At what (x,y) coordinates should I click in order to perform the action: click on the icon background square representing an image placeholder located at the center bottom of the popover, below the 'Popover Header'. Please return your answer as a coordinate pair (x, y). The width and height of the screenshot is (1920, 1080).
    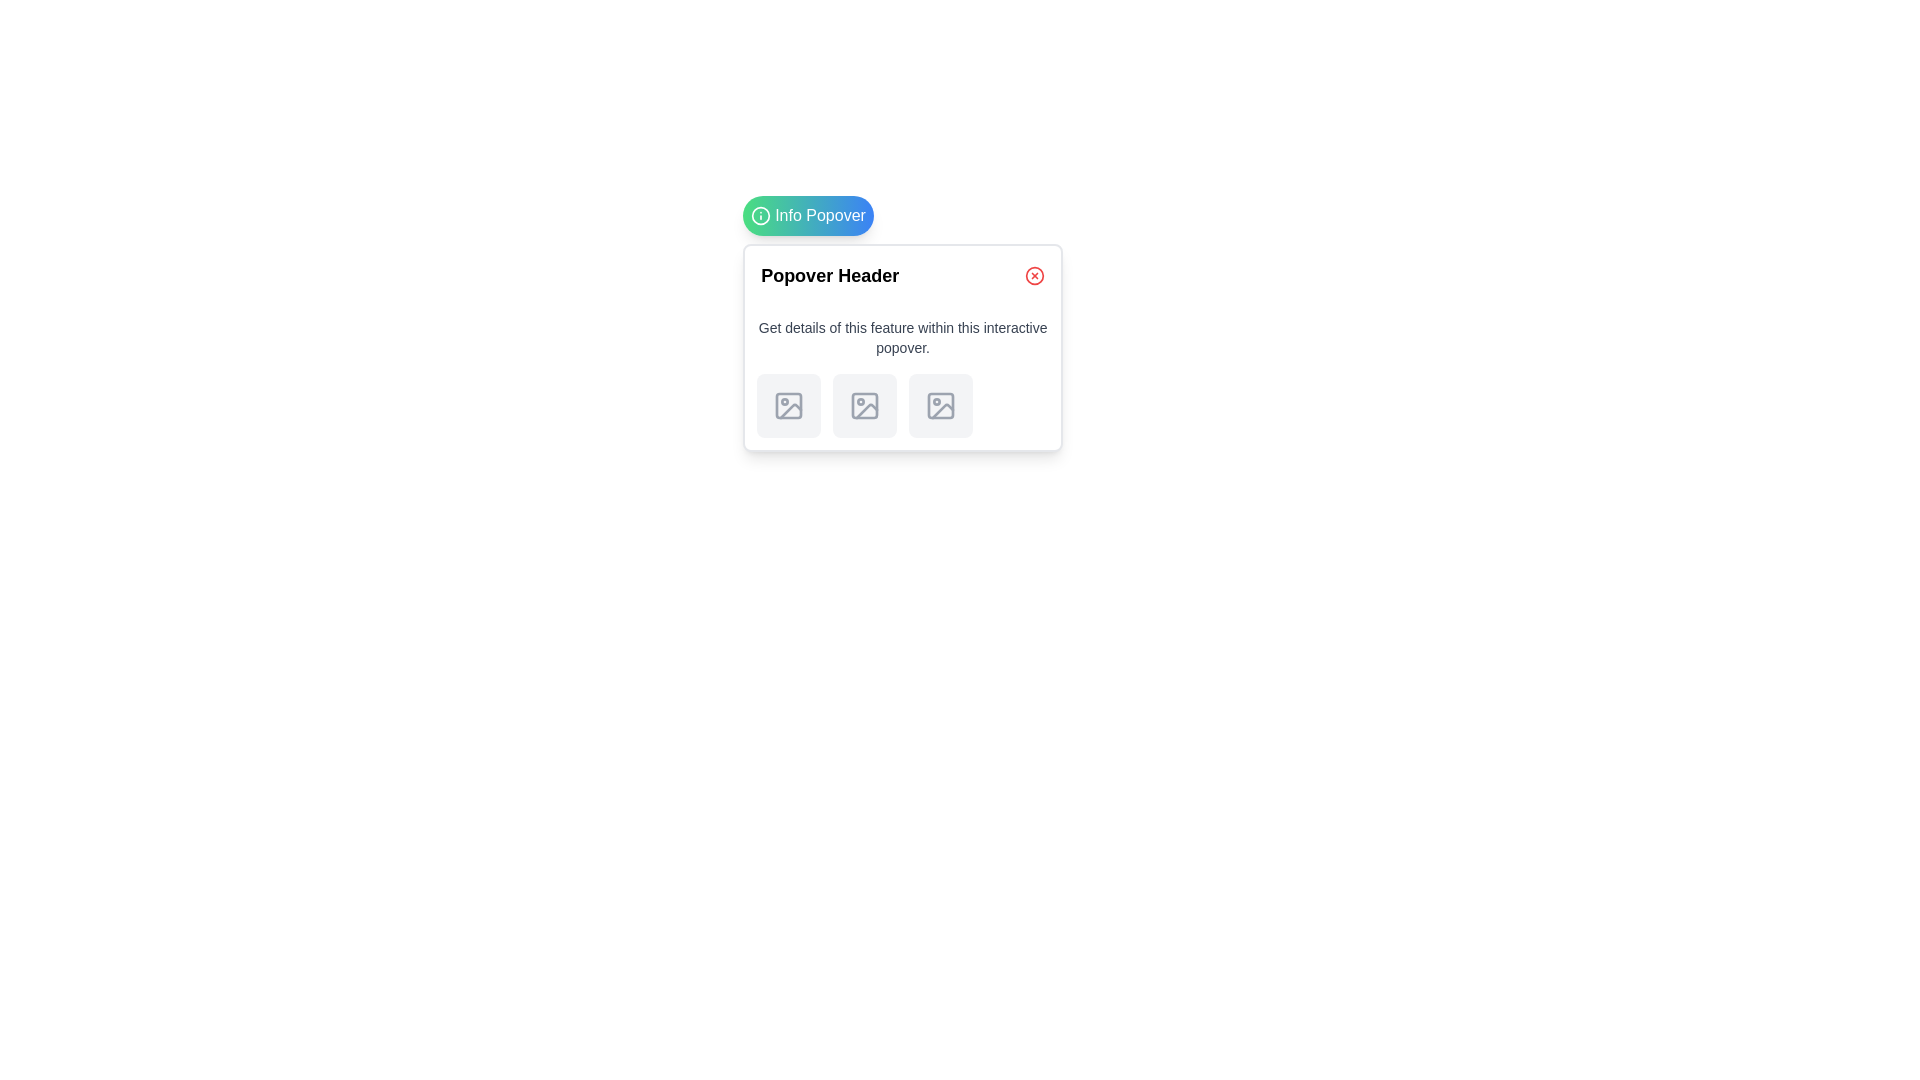
    Looking at the image, I should click on (788, 405).